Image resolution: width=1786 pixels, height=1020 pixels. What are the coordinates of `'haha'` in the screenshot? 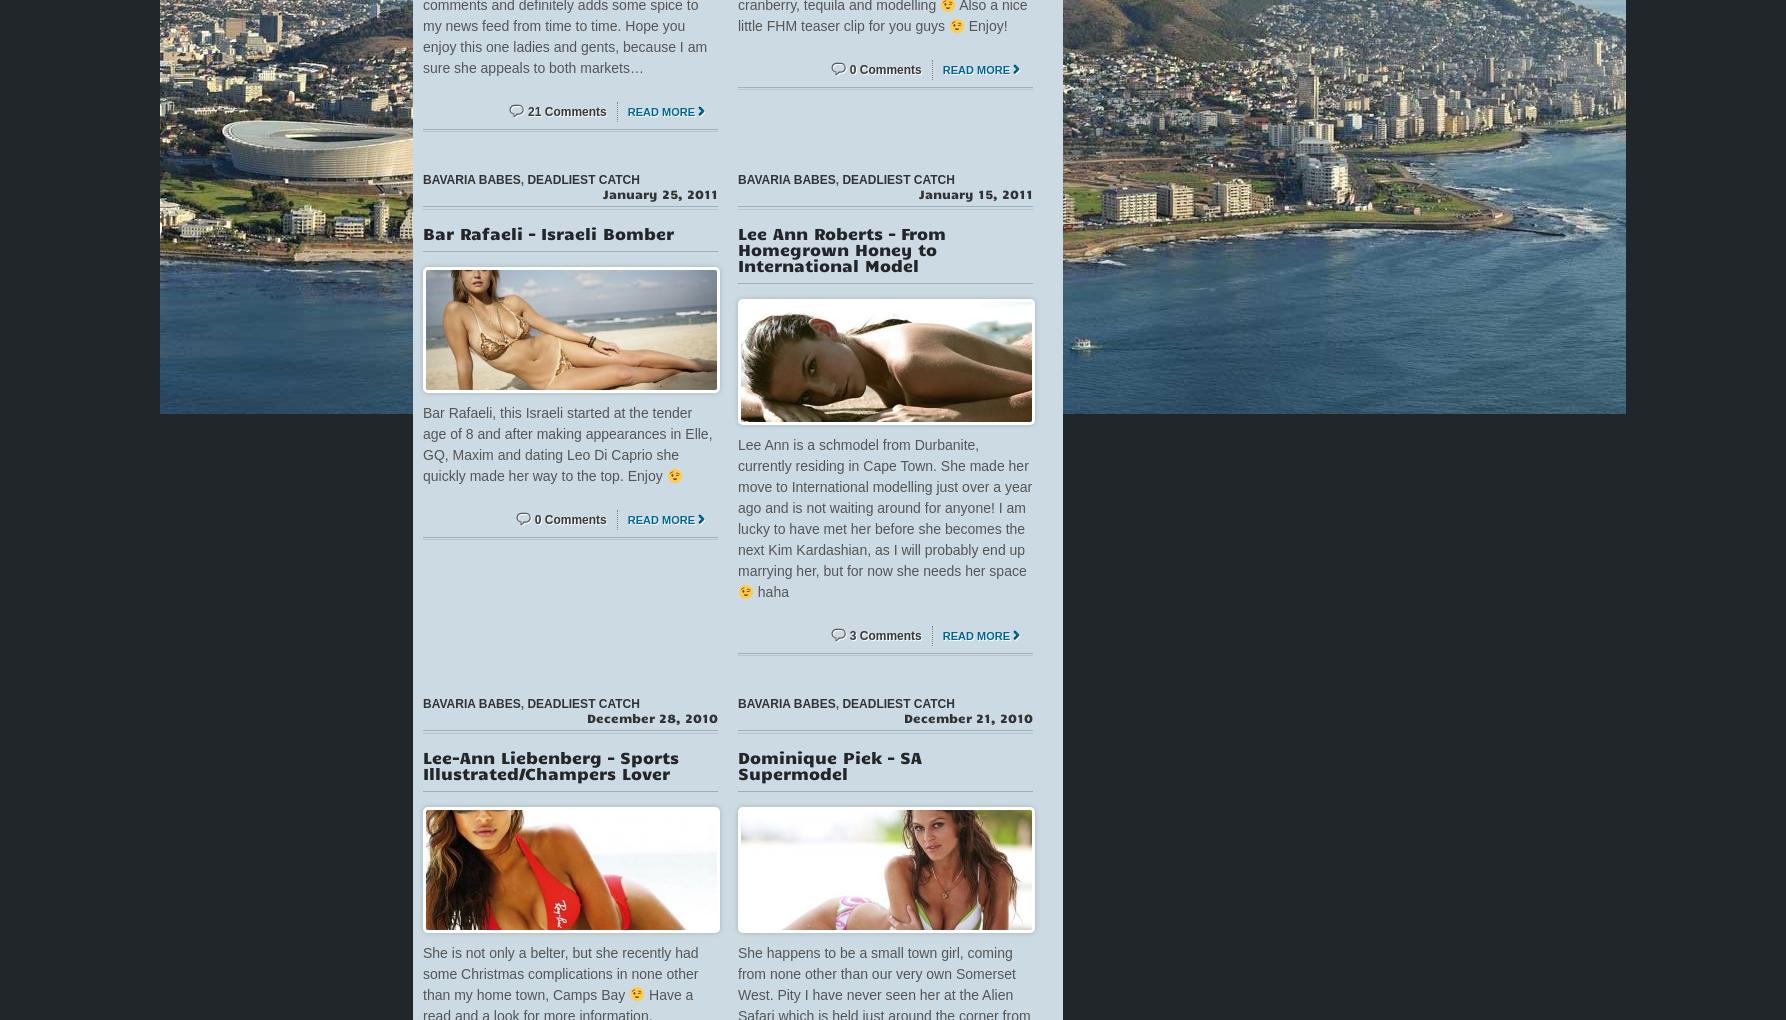 It's located at (751, 592).